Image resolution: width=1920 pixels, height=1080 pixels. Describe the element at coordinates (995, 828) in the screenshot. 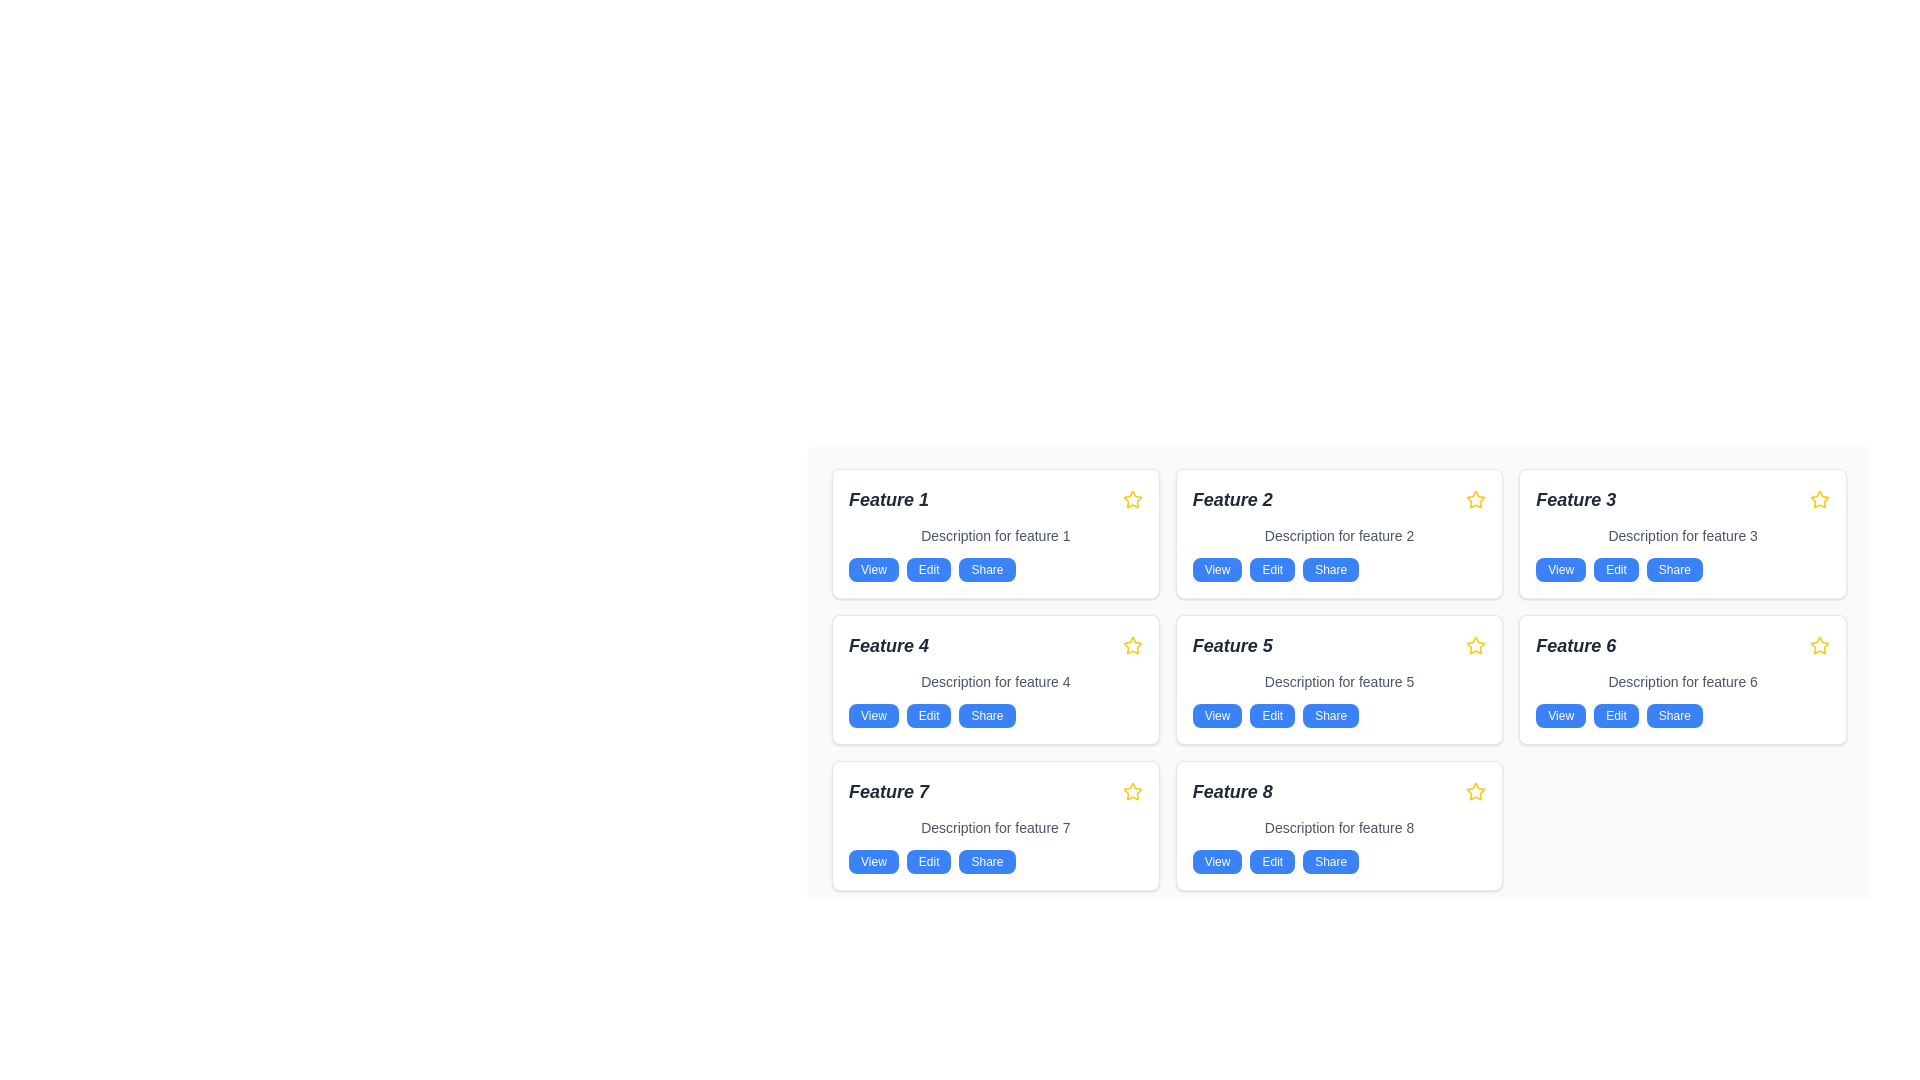

I see `the Text Label element containing 'Description for feature 7', which is located under the heading 'Feature 7' and above the buttons 'View', 'Edit', and 'Share'` at that location.